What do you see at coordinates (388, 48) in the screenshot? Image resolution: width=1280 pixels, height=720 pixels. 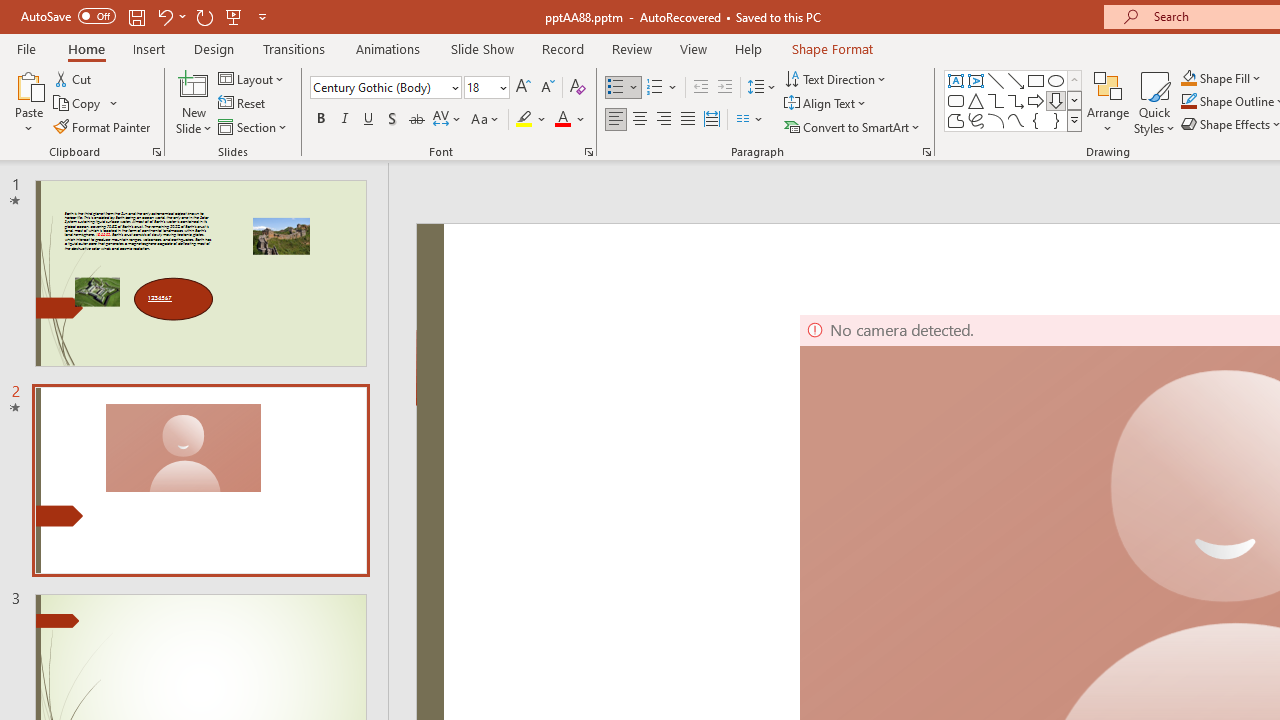 I see `'Animations'` at bounding box center [388, 48].